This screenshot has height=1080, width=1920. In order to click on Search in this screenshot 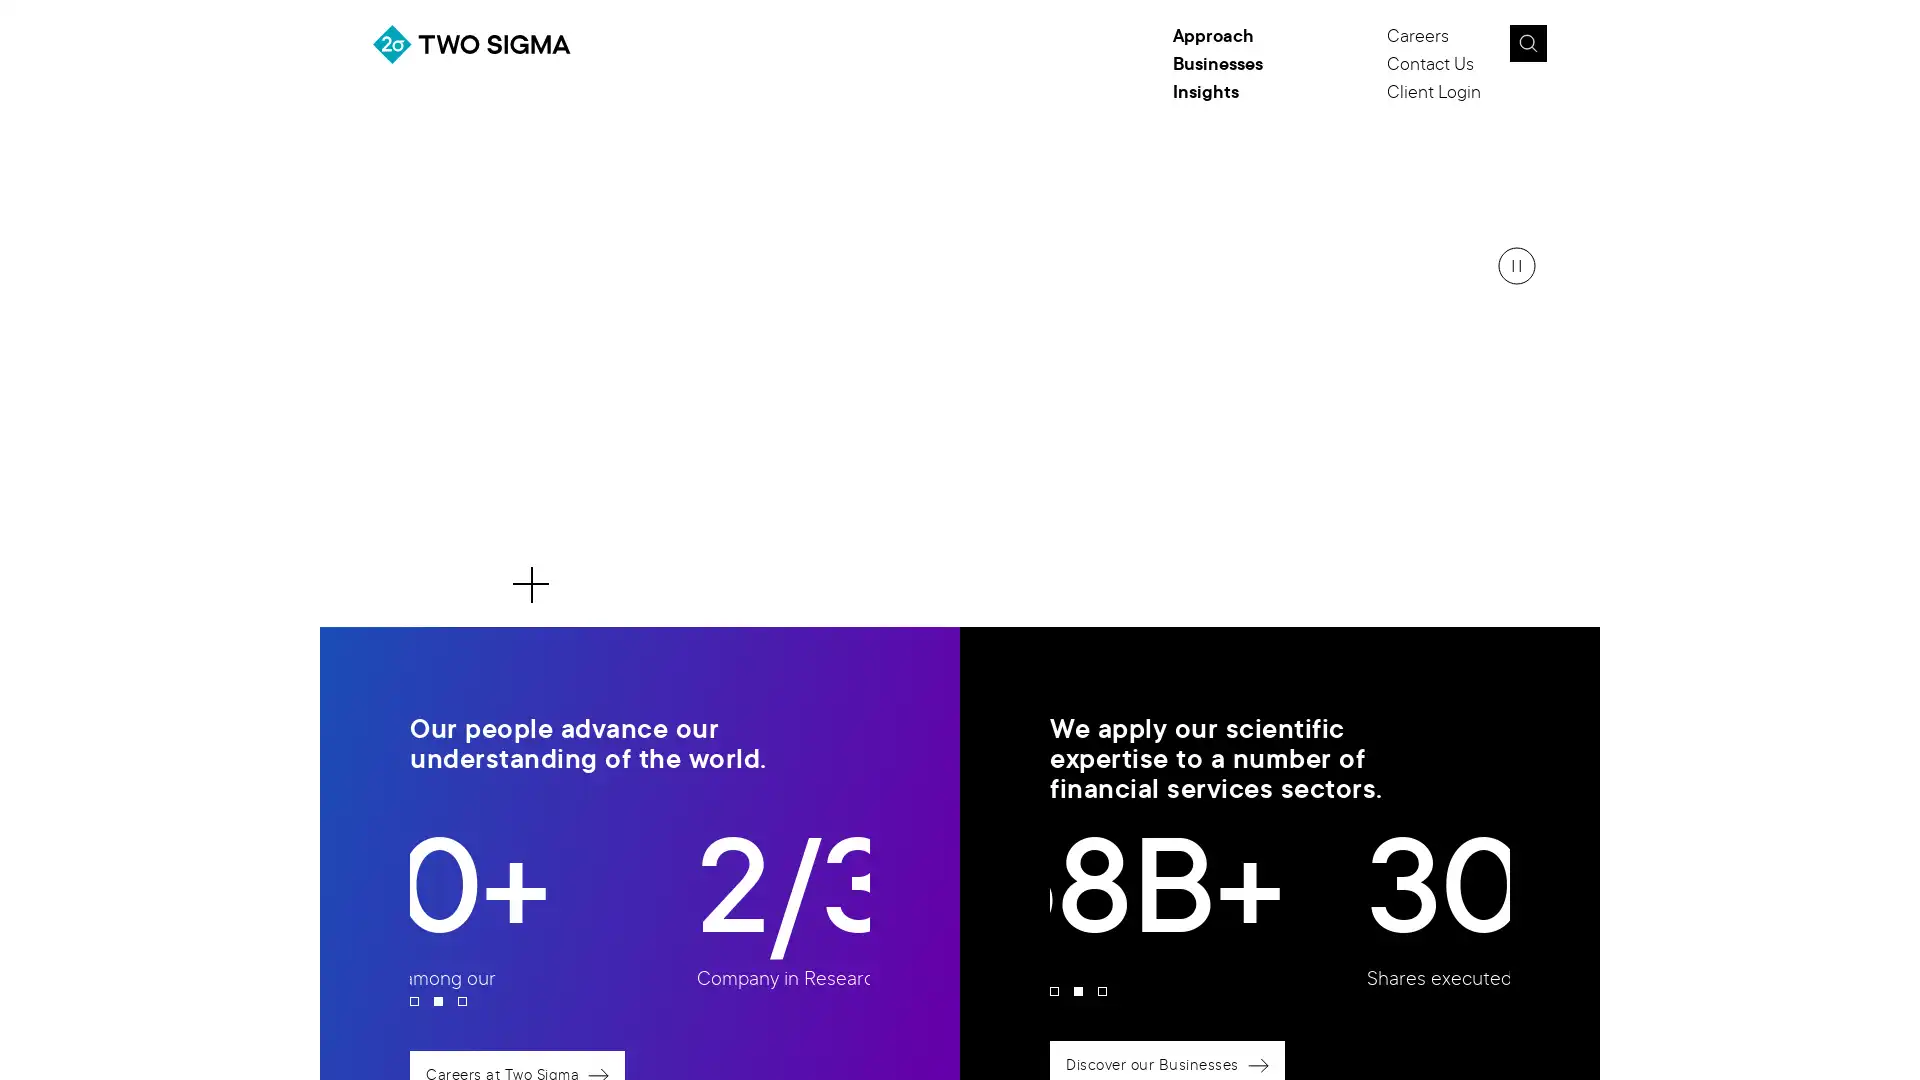, I will do `click(1526, 43)`.